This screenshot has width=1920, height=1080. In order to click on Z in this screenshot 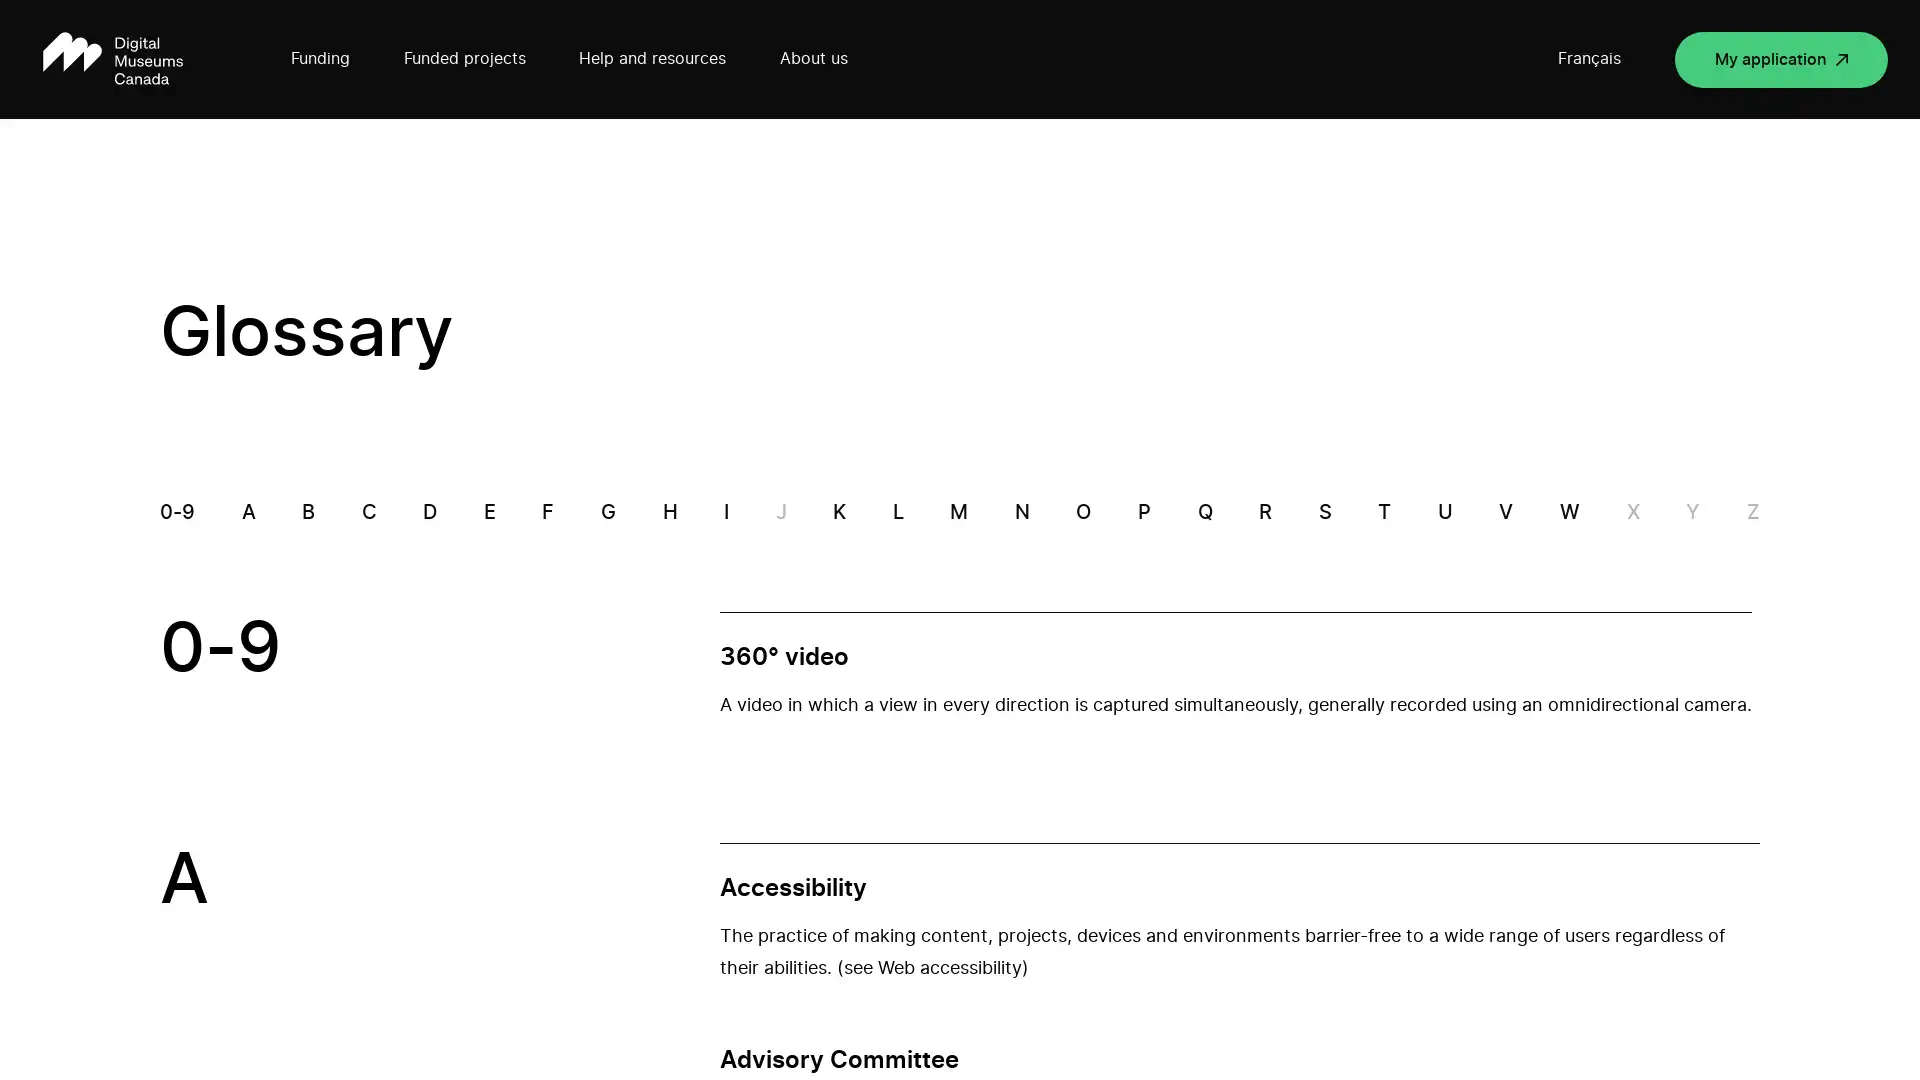, I will do `click(1751, 512)`.